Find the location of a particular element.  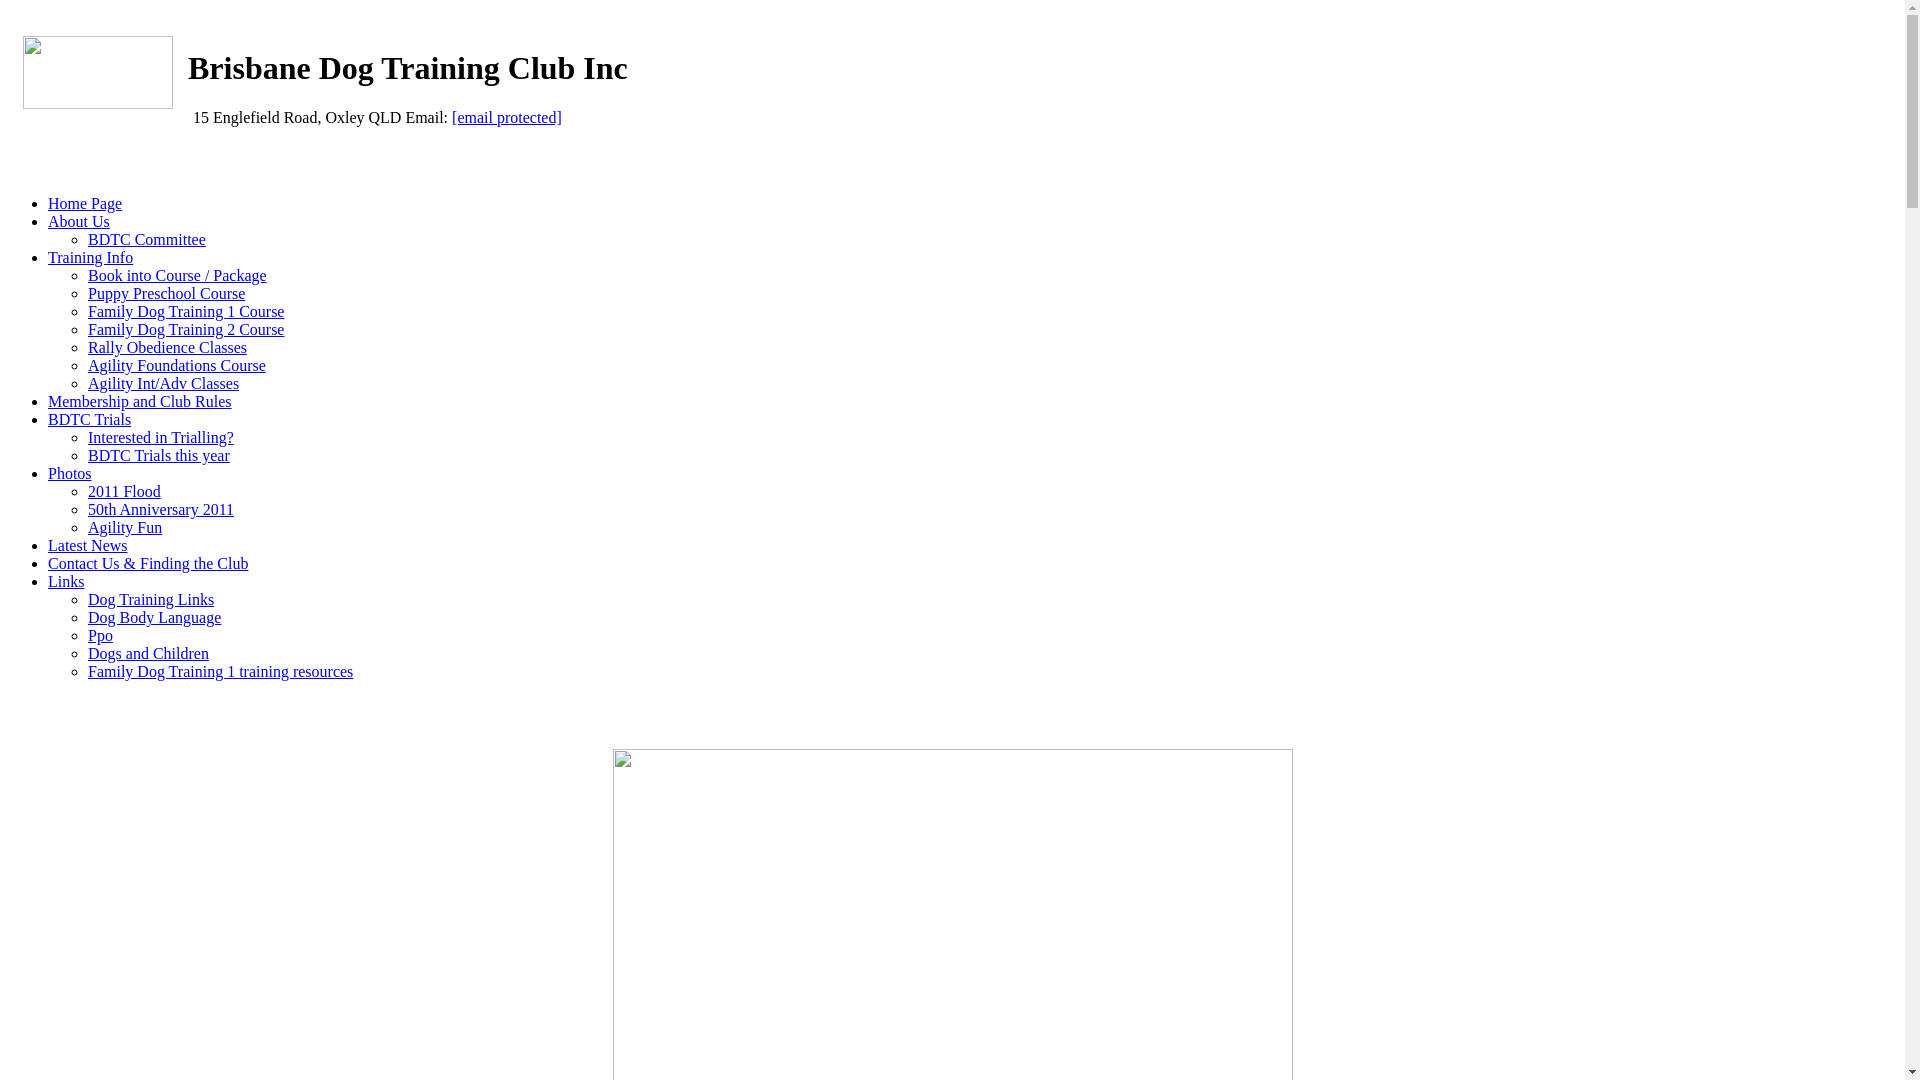

'Puppy Preschool Course' is located at coordinates (86, 293).